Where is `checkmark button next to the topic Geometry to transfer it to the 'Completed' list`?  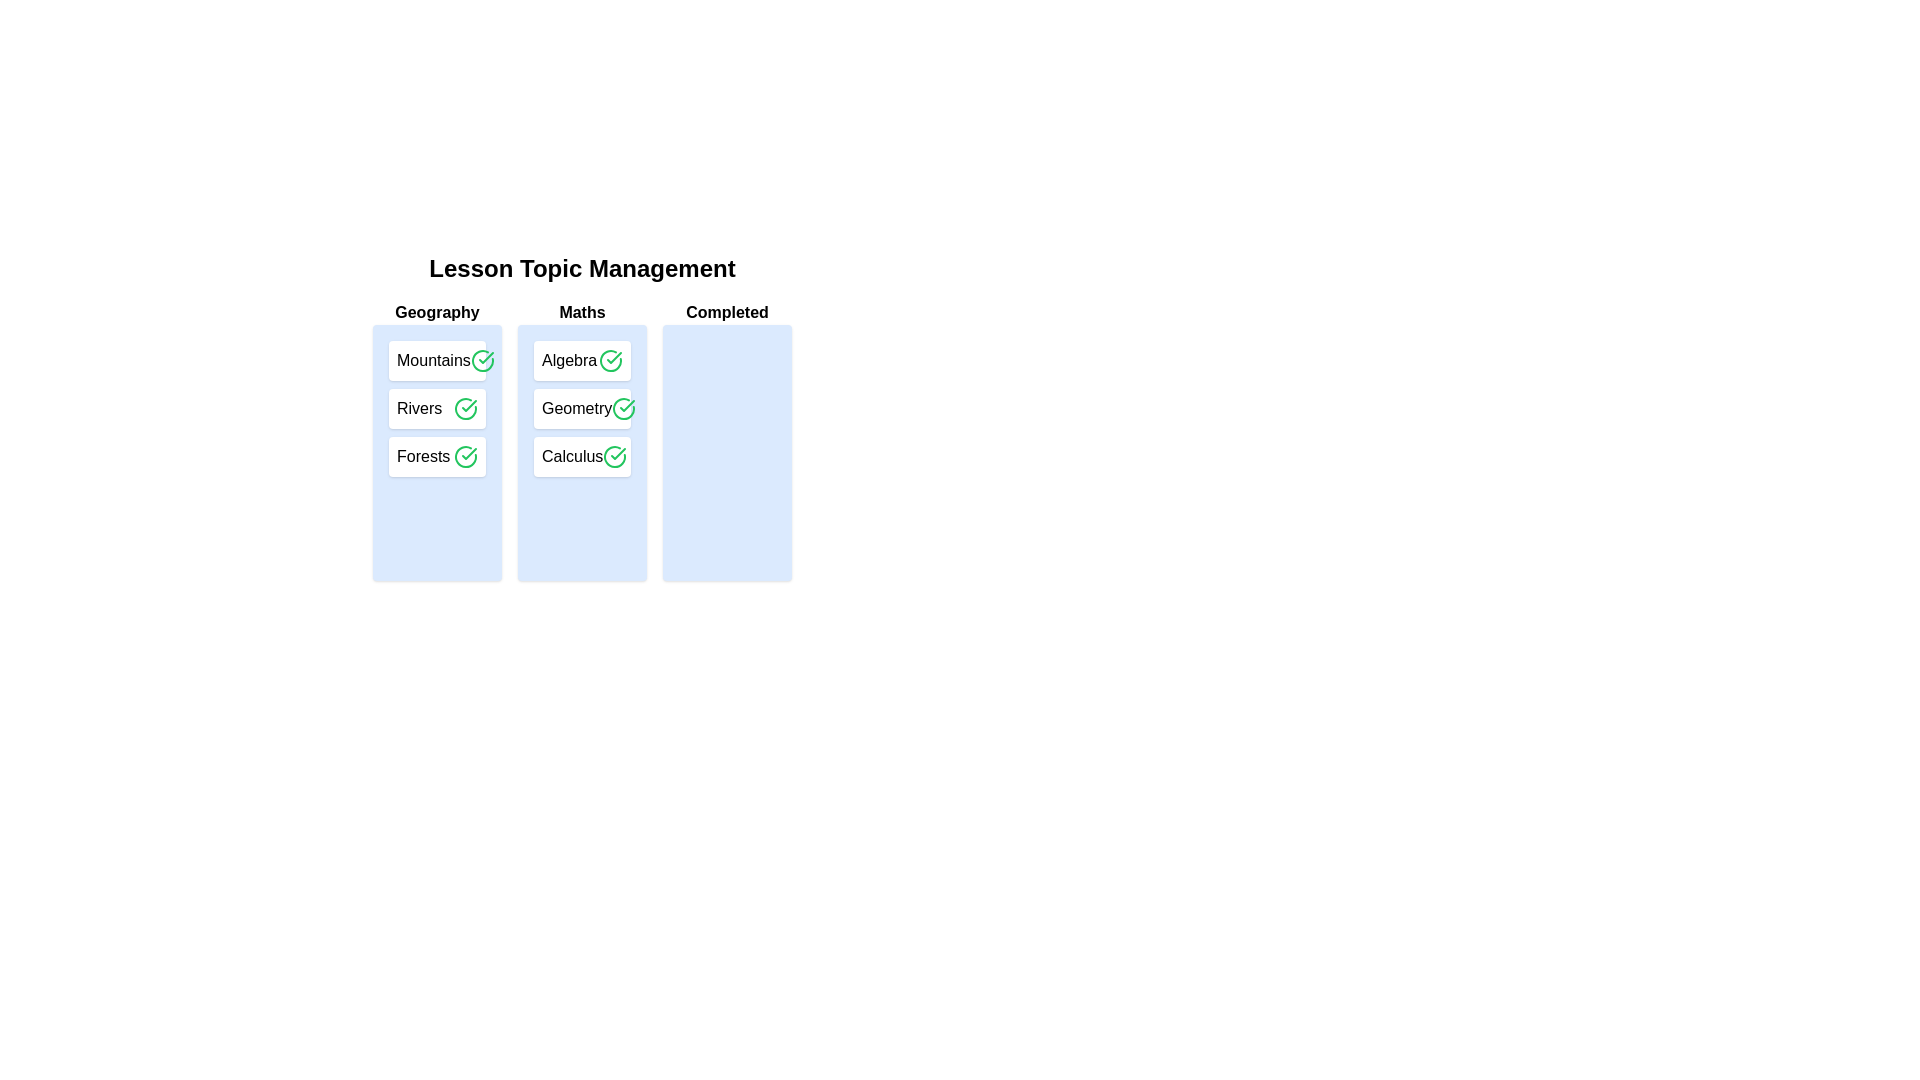
checkmark button next to the topic Geometry to transfer it to the 'Completed' list is located at coordinates (623, 407).